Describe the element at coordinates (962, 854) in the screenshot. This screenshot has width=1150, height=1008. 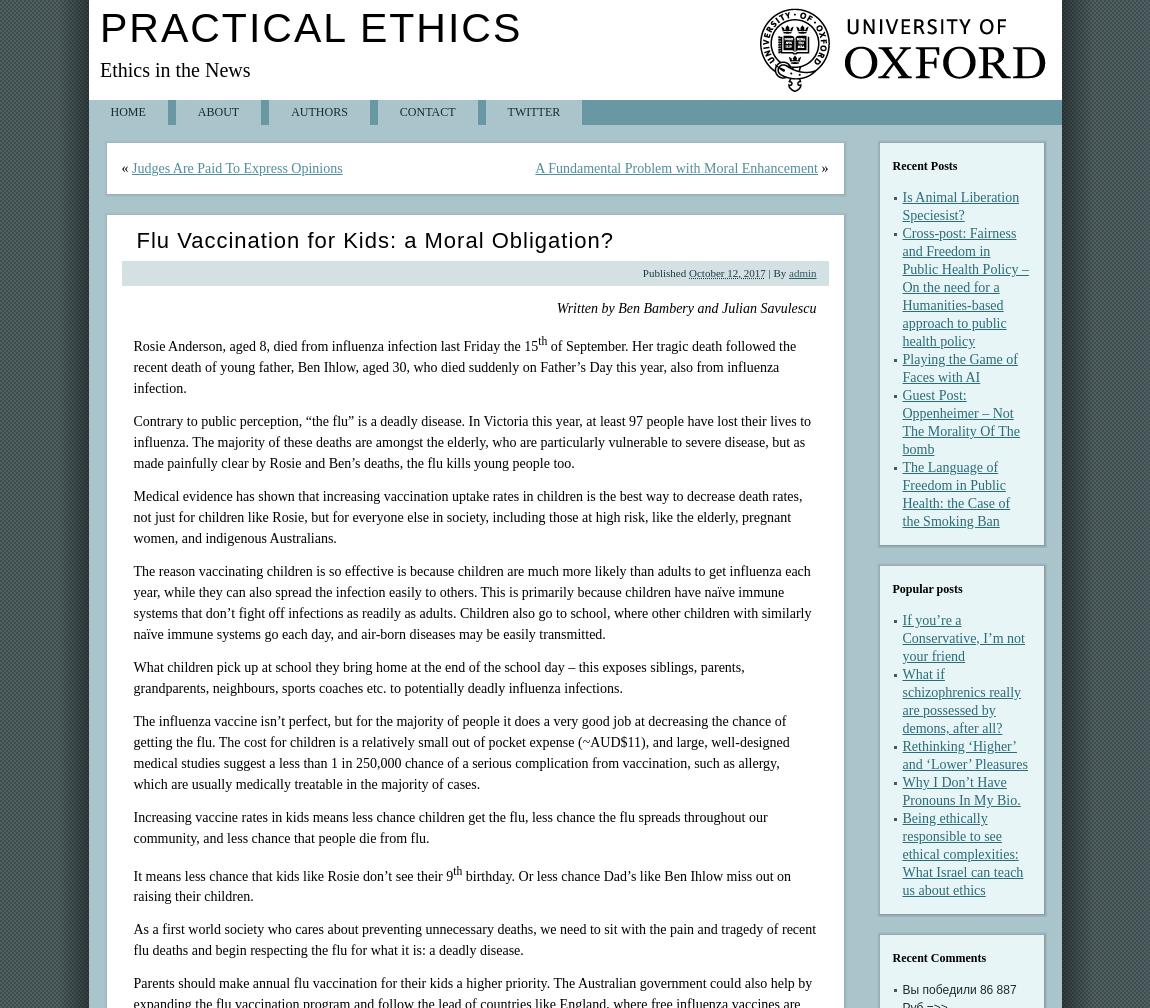
I see `'Being ethically responsible to see ethical complexities: What Israel can teach us about ethics'` at that location.